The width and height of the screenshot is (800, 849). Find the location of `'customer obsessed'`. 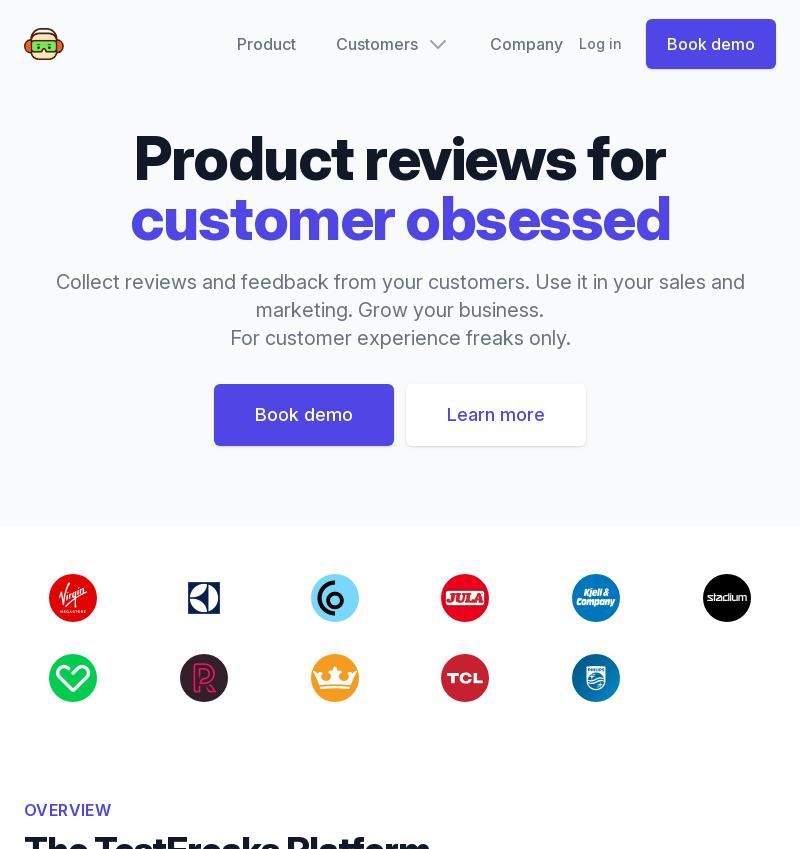

'customer obsessed' is located at coordinates (398, 217).